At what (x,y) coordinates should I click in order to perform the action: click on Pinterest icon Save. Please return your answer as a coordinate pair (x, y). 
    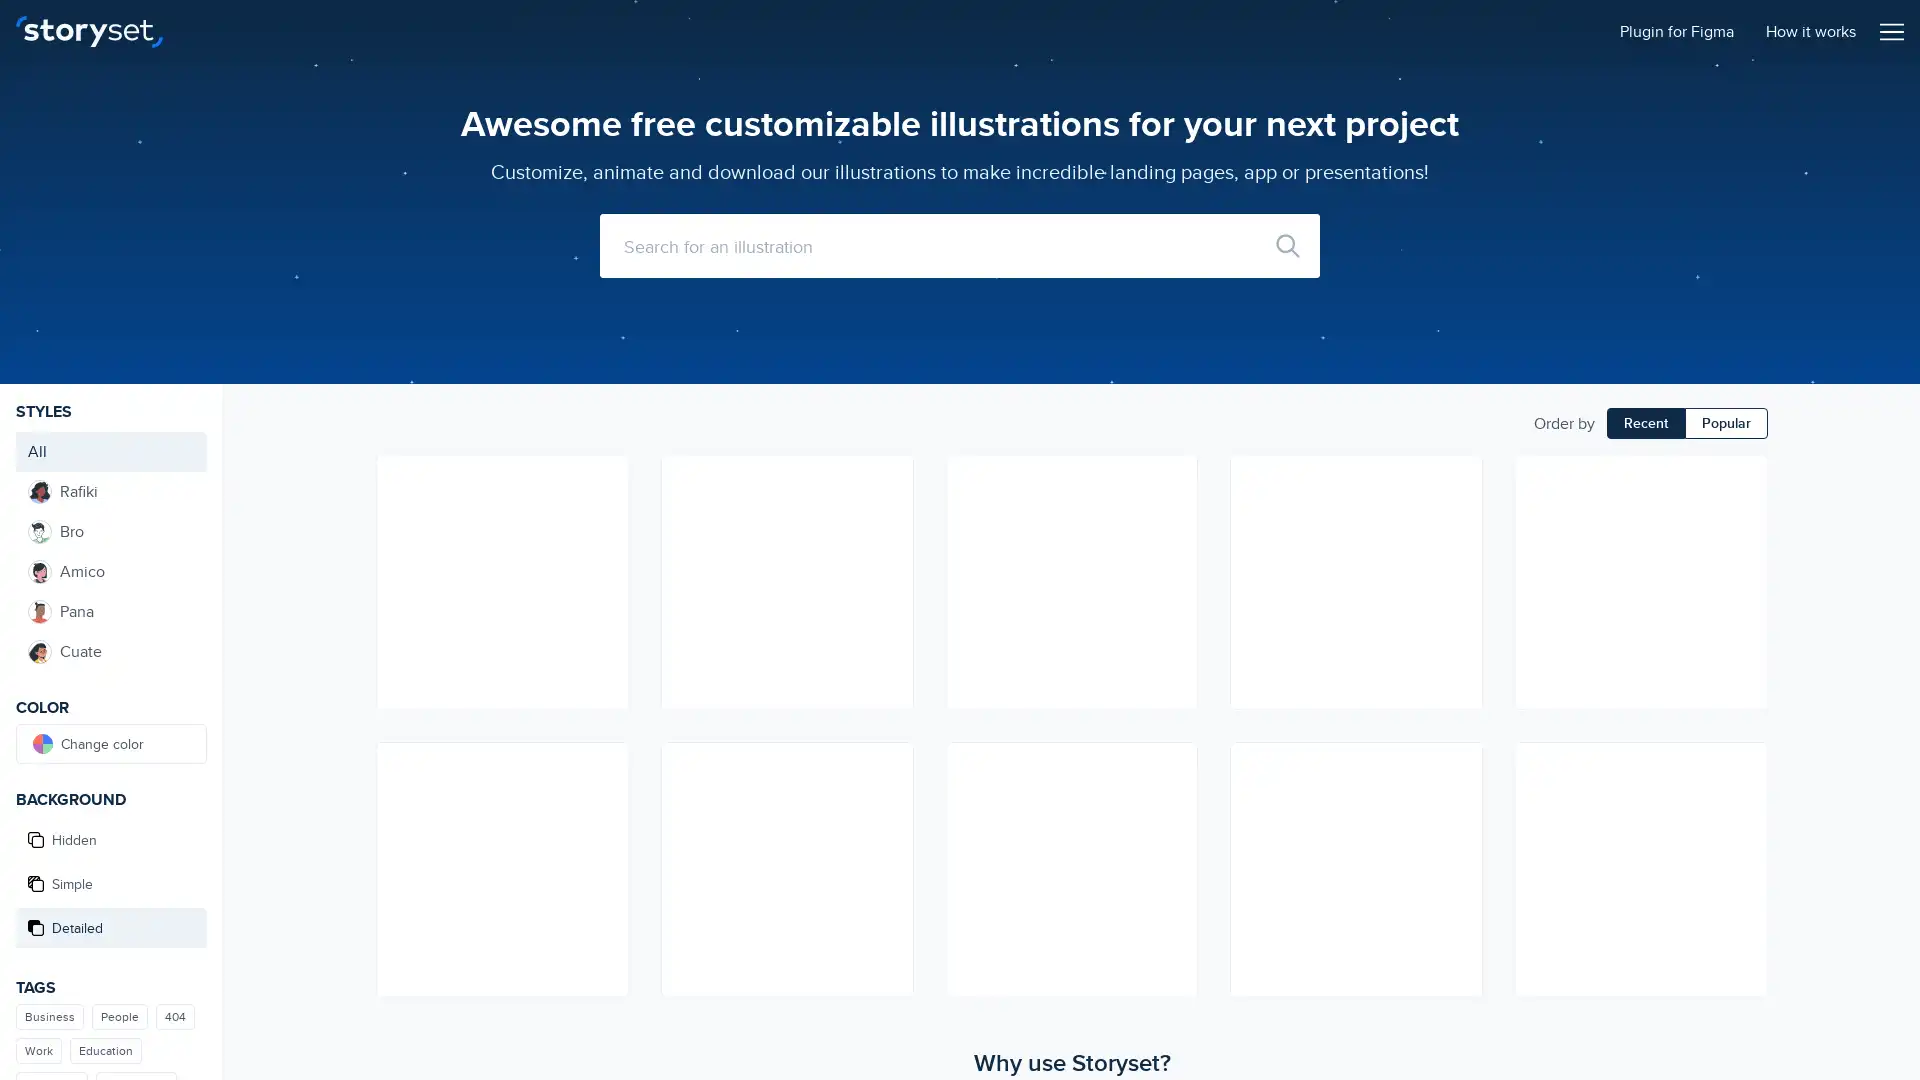
    Looking at the image, I should click on (602, 837).